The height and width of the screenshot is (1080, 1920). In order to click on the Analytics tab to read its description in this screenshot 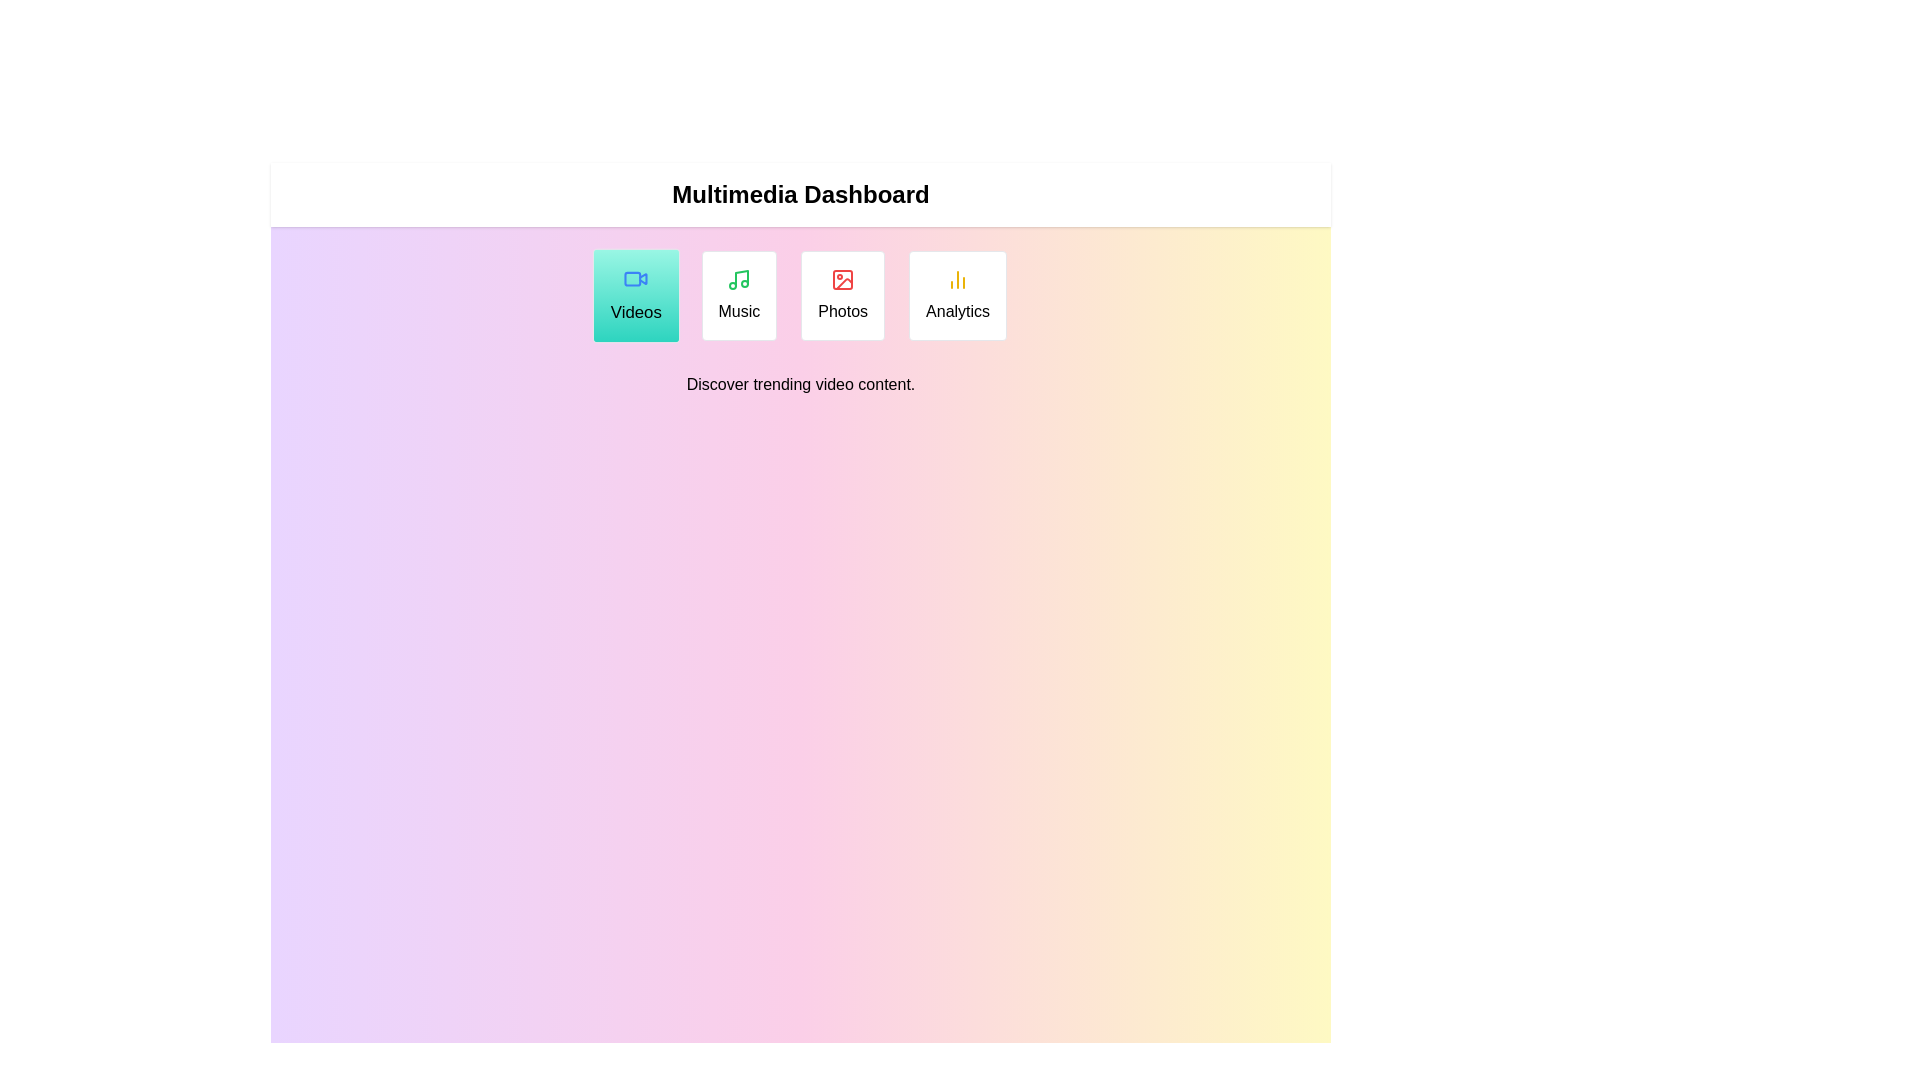, I will do `click(957, 296)`.